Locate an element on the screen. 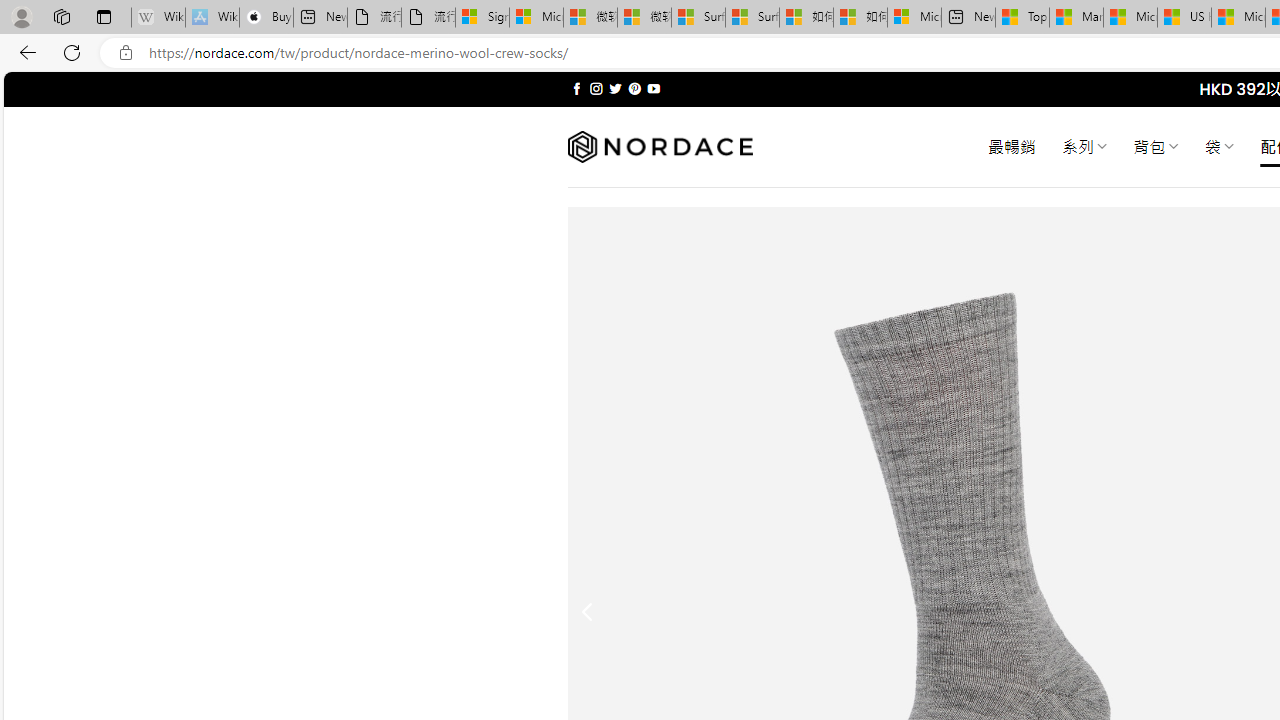  'Follow on Instagram' is located at coordinates (595, 88).